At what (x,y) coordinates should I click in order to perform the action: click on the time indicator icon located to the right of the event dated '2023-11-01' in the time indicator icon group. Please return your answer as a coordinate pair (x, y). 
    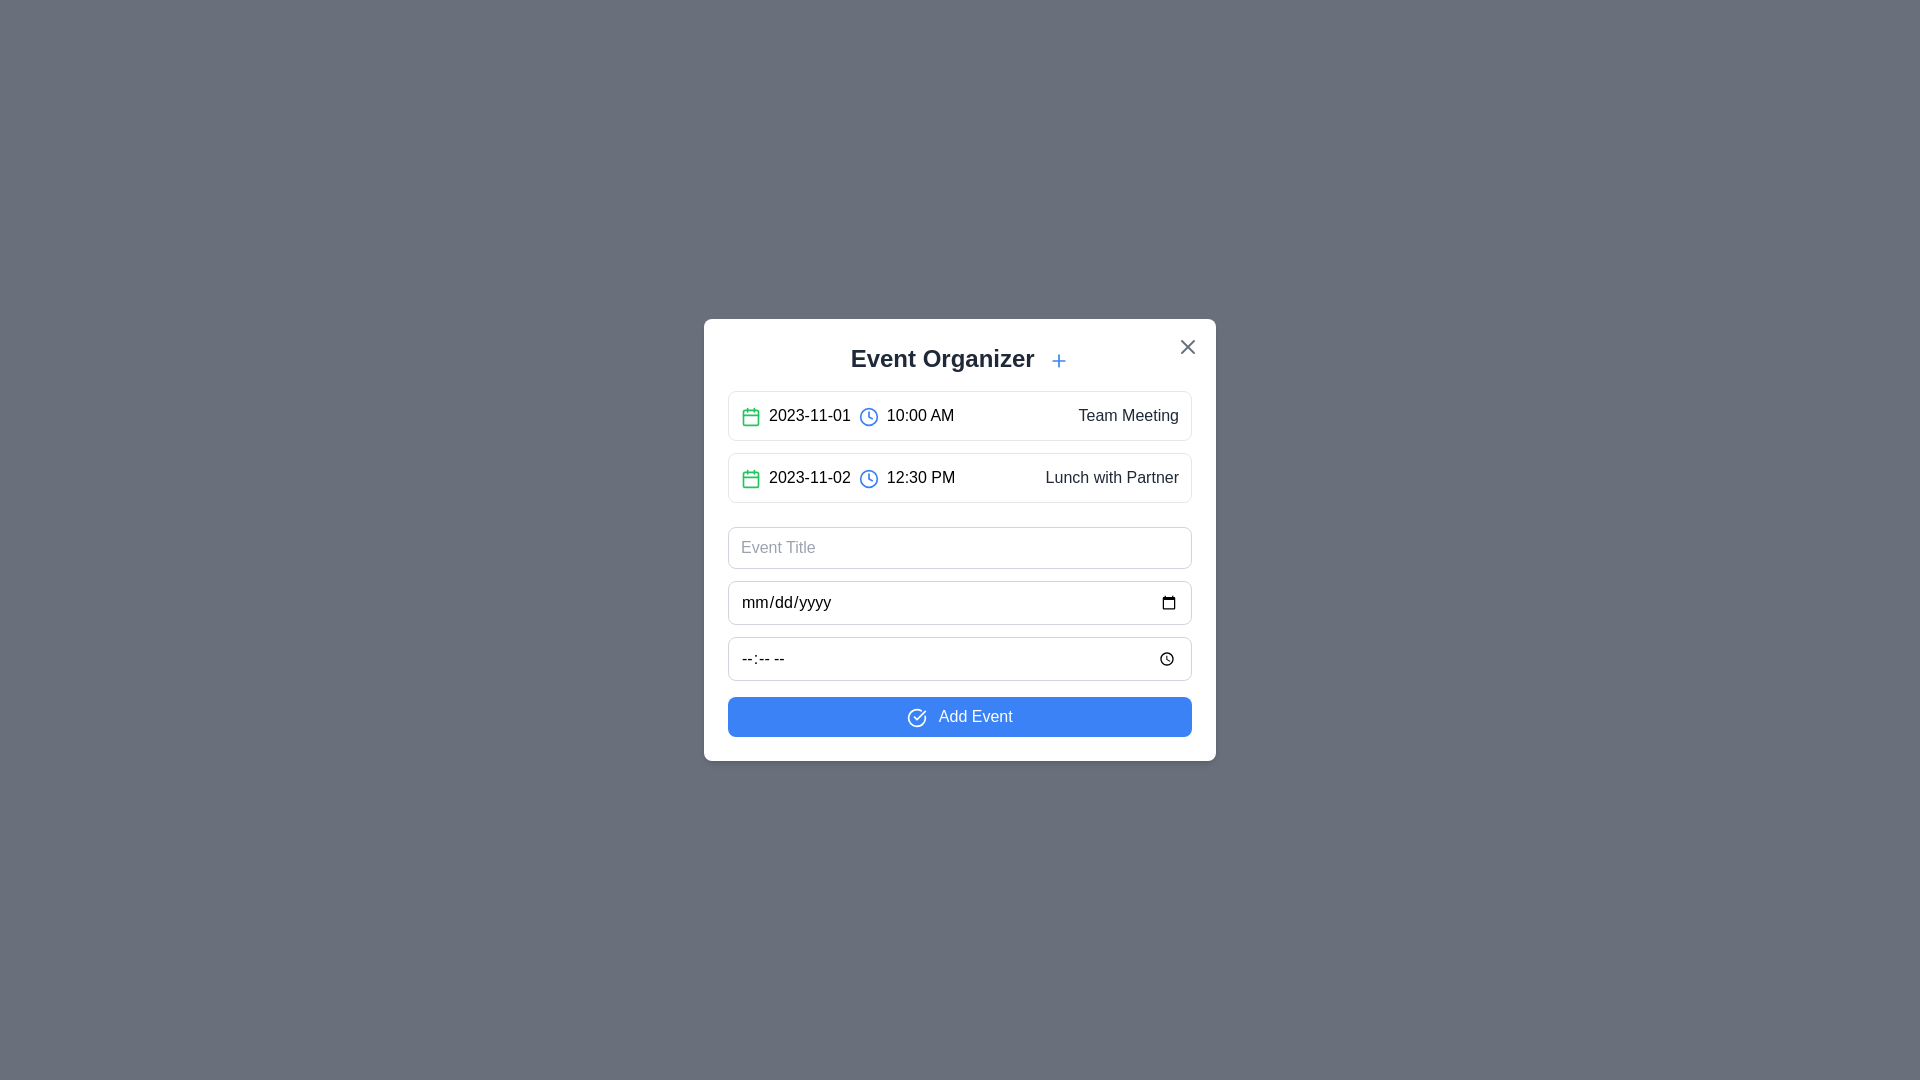
    Looking at the image, I should click on (868, 478).